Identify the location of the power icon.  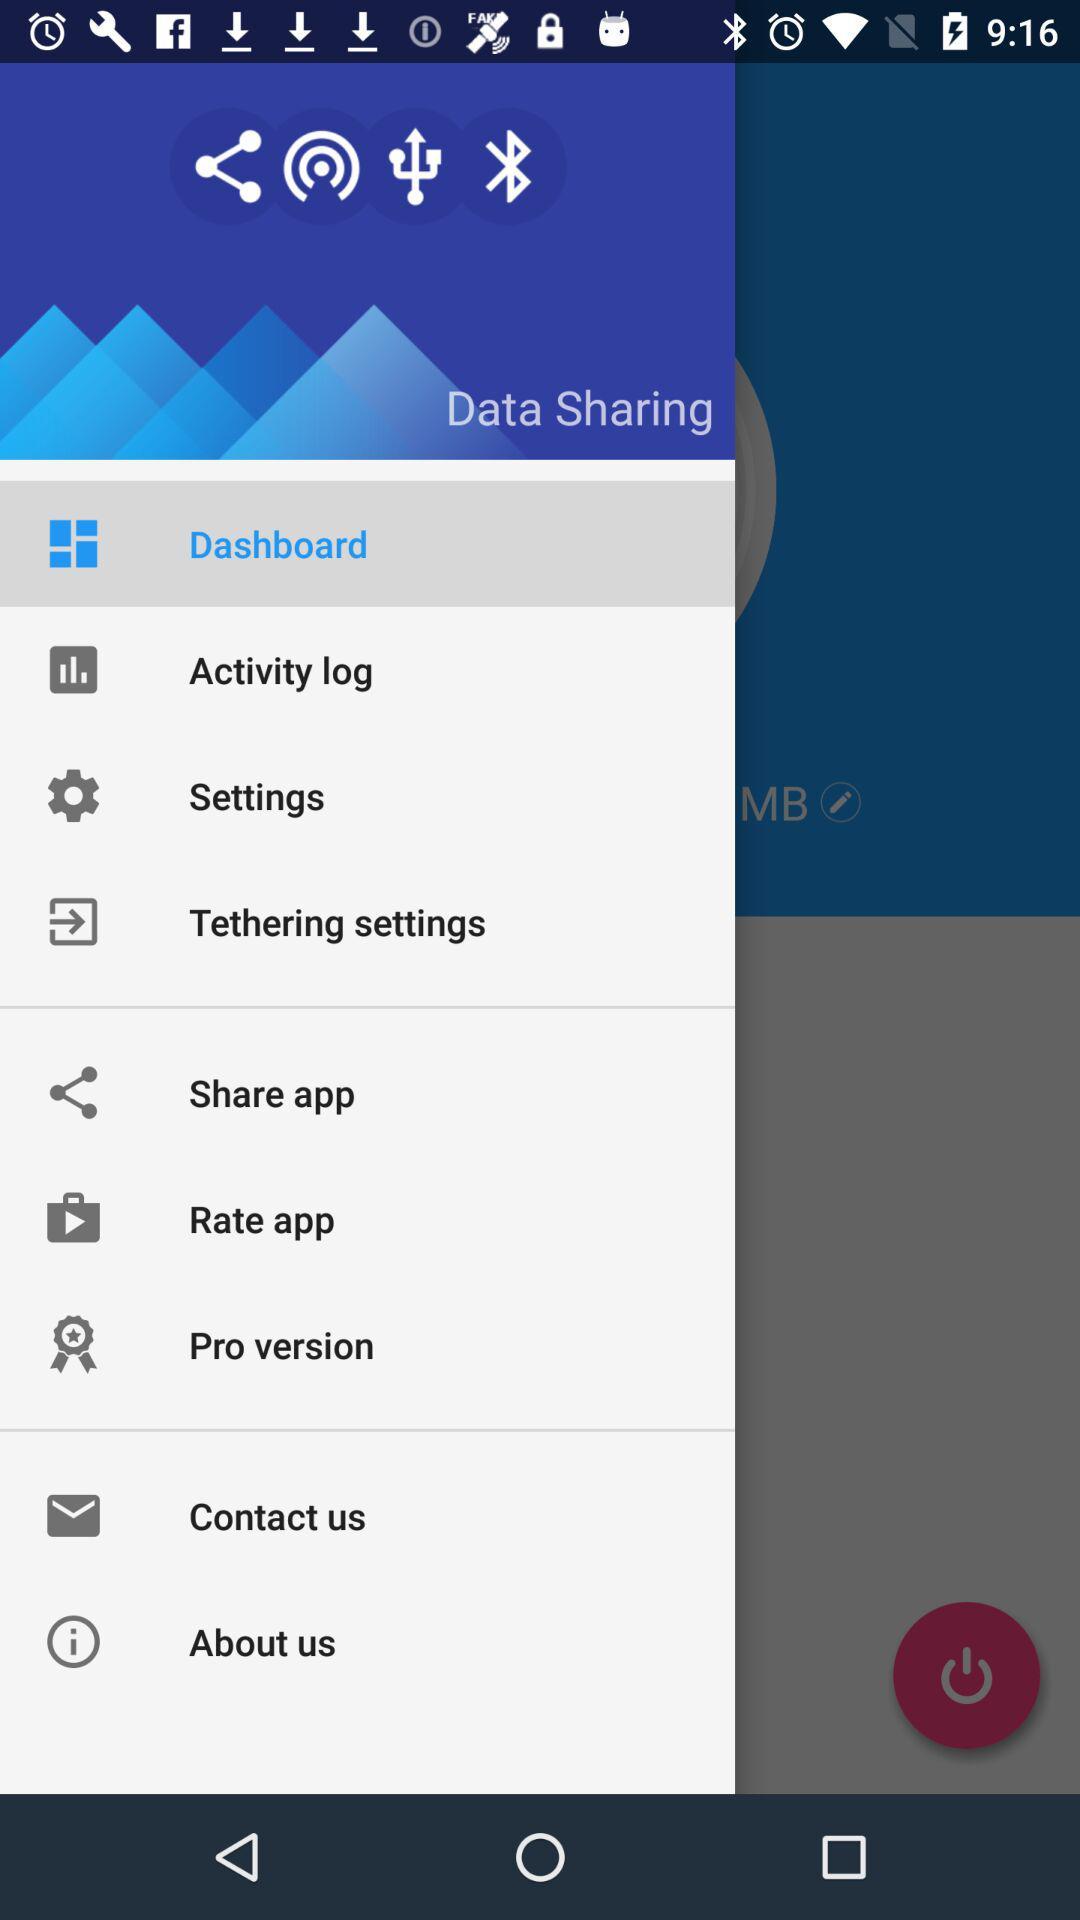
(965, 1675).